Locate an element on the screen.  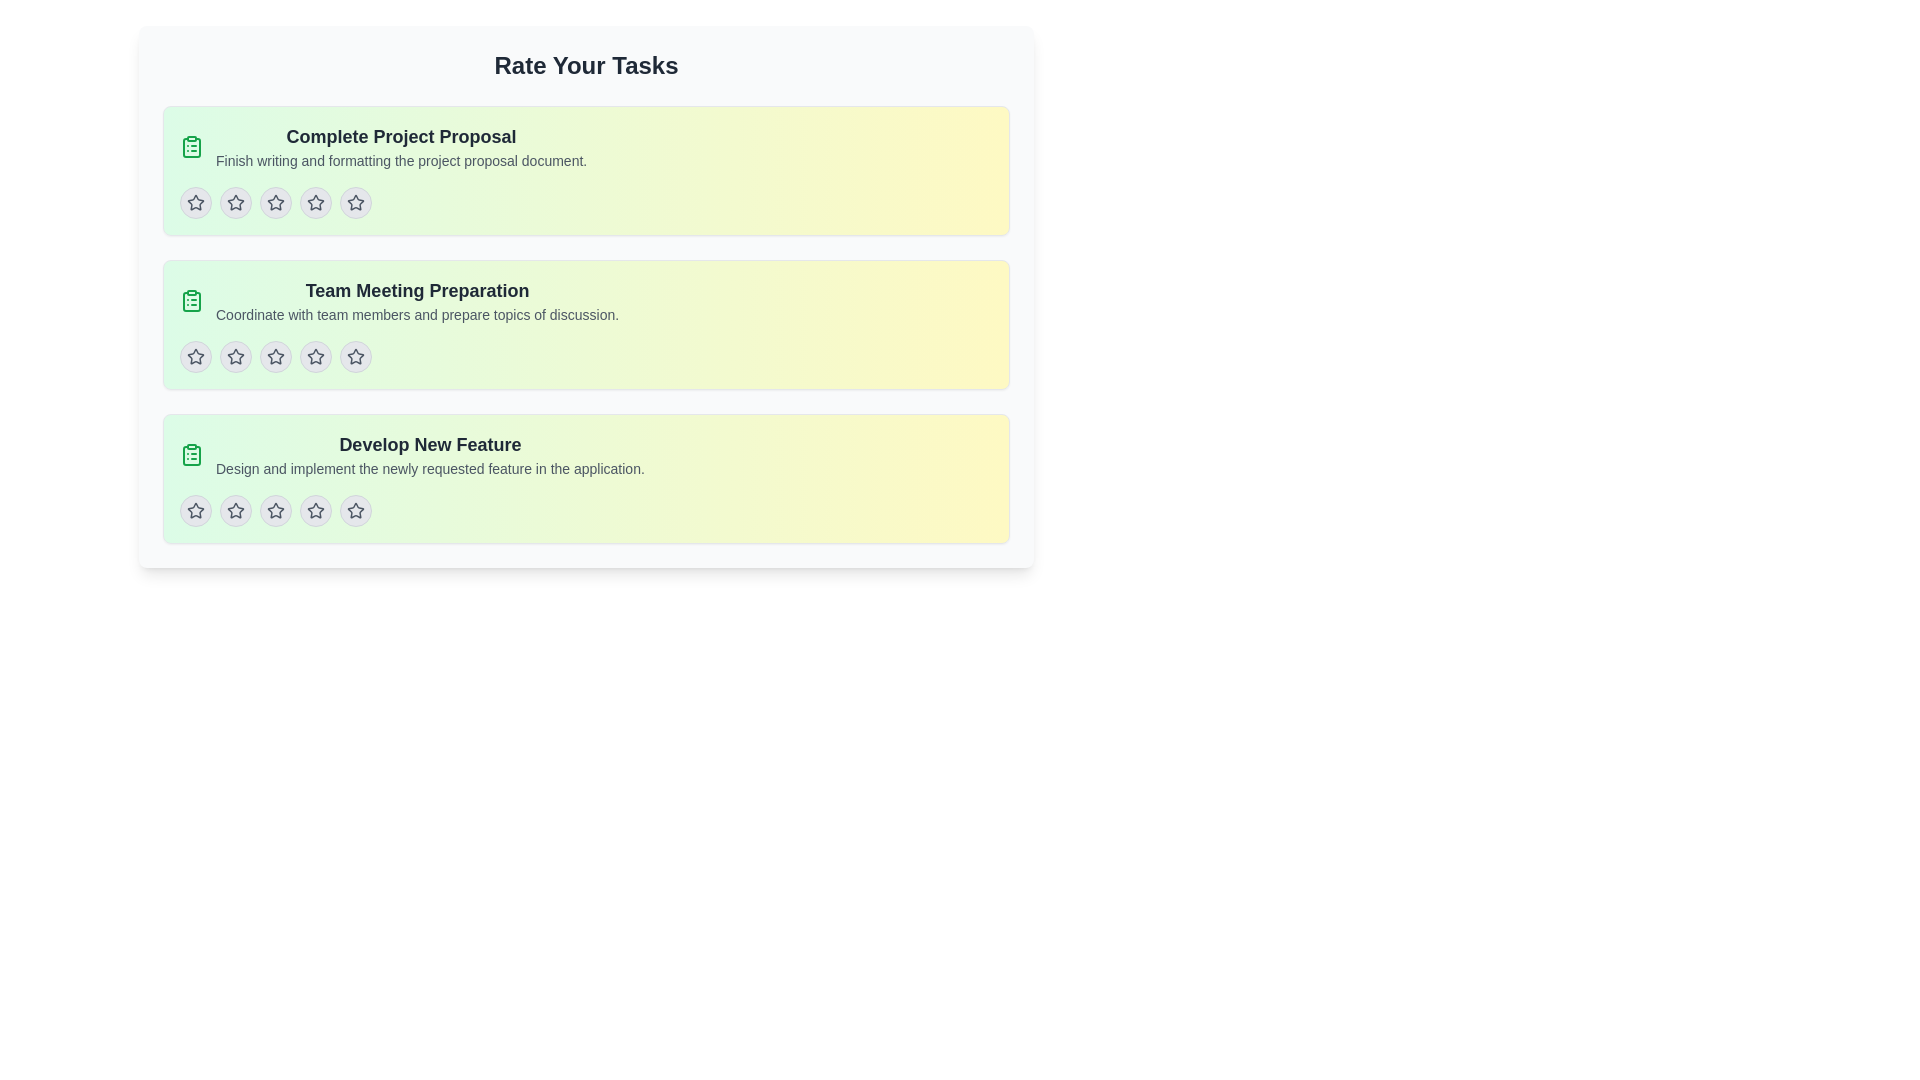
the fifth star-shaped rating icon within the 'Rate Your Tasks' section is located at coordinates (355, 203).